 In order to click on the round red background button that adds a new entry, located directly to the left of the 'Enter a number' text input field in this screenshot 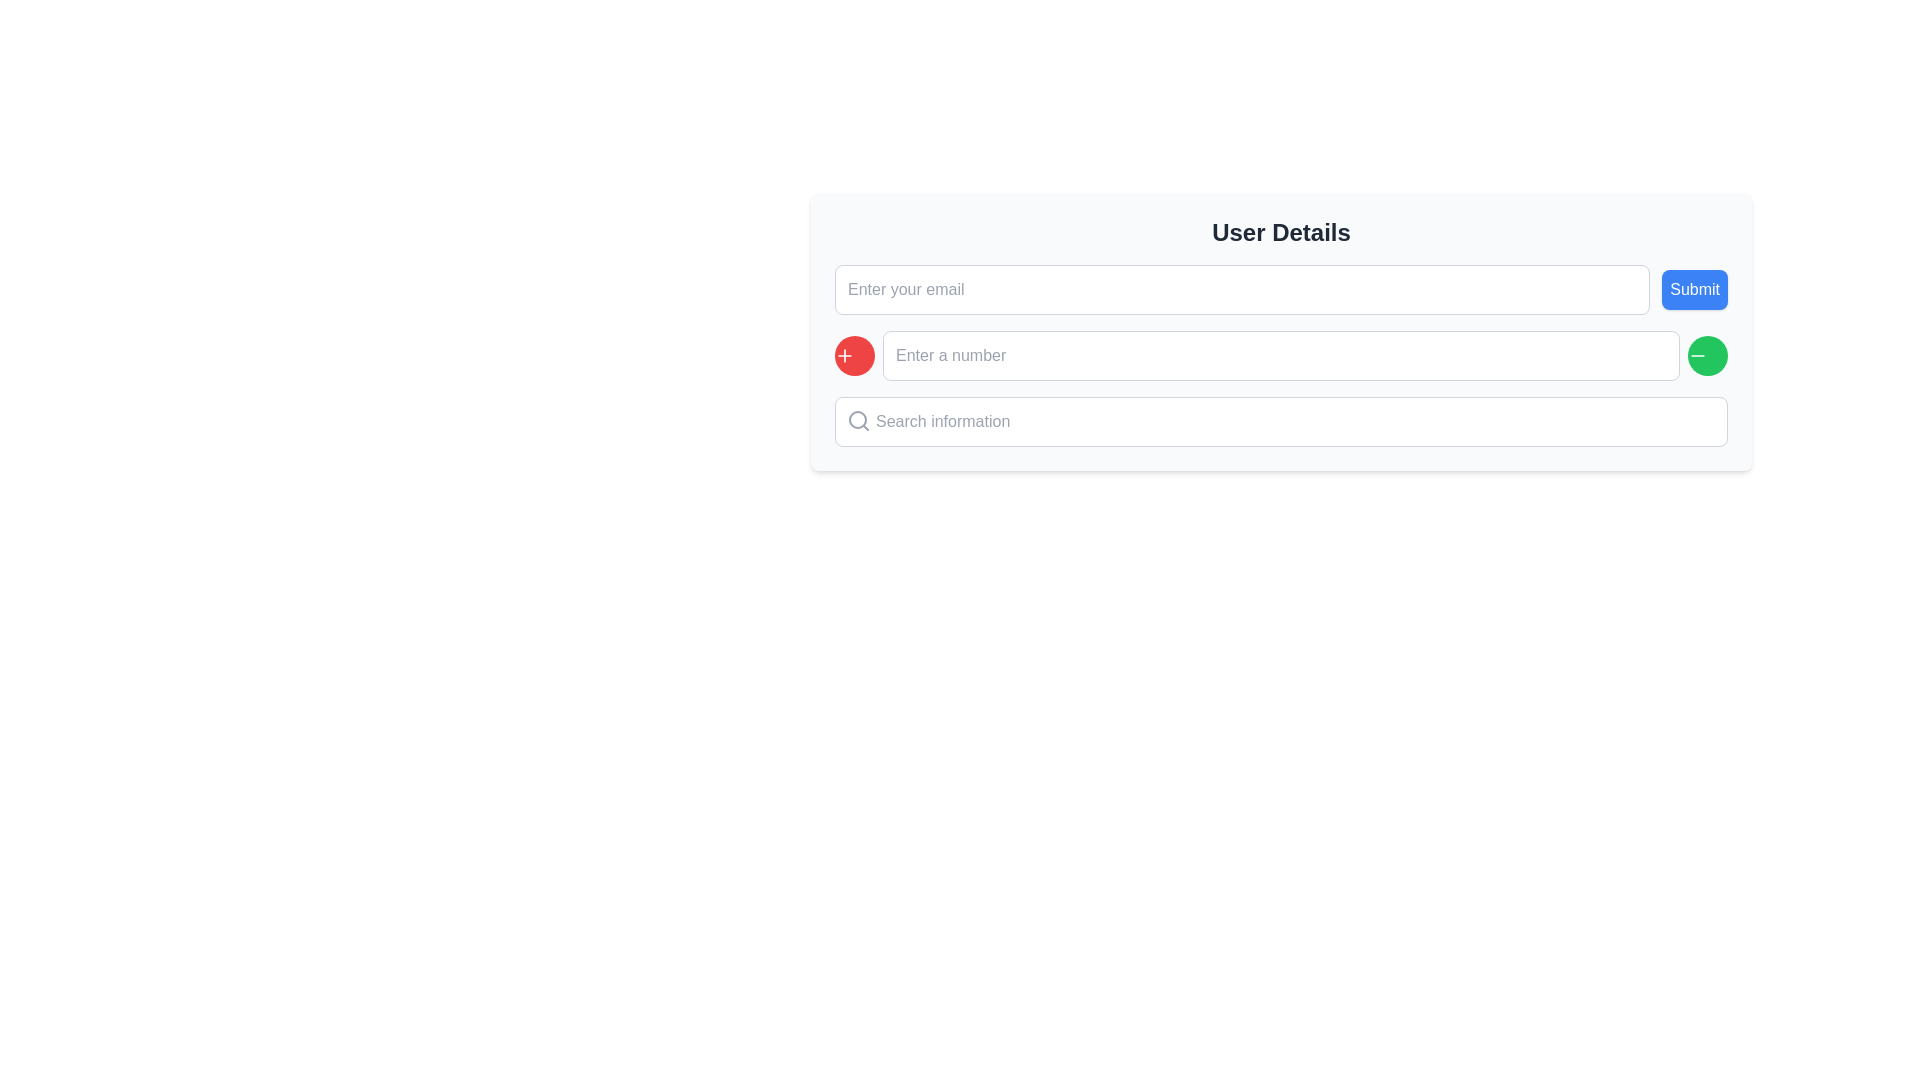, I will do `click(844, 354)`.